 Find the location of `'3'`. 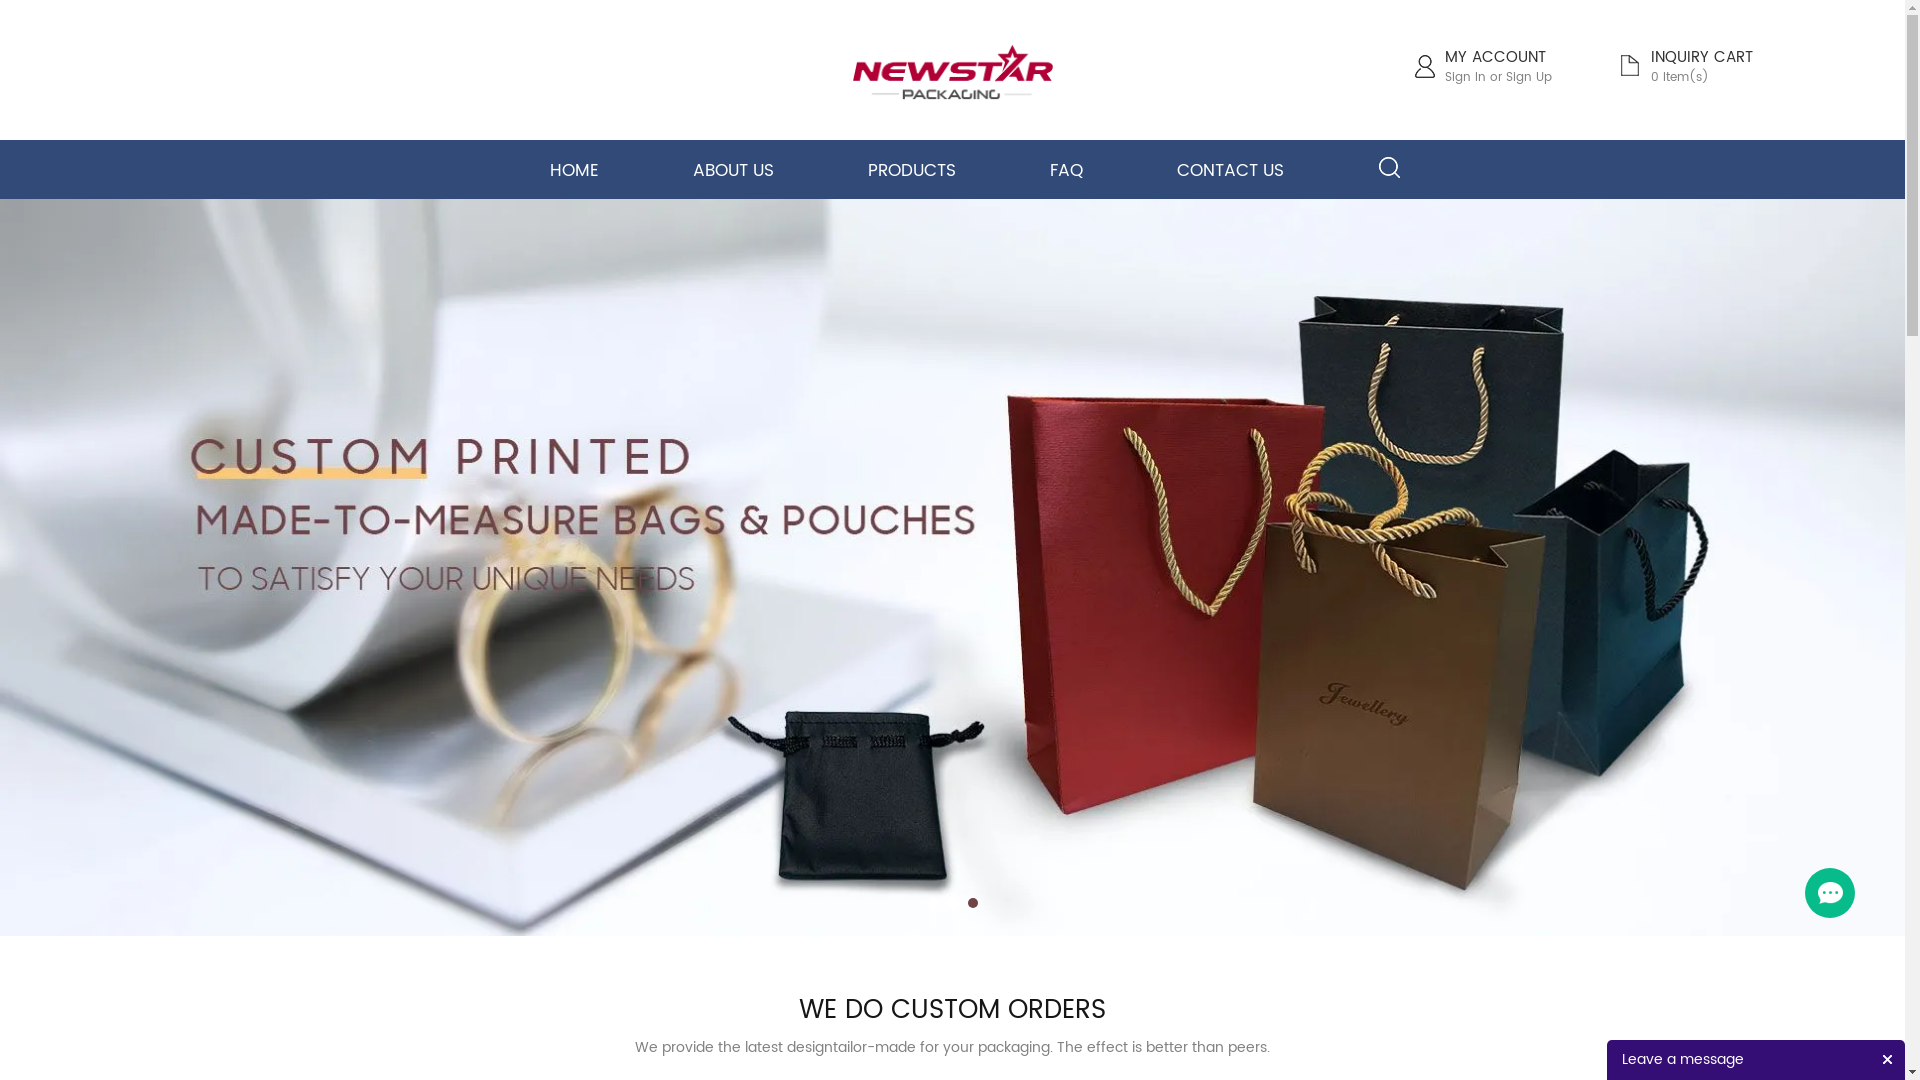

'3' is located at coordinates (968, 902).